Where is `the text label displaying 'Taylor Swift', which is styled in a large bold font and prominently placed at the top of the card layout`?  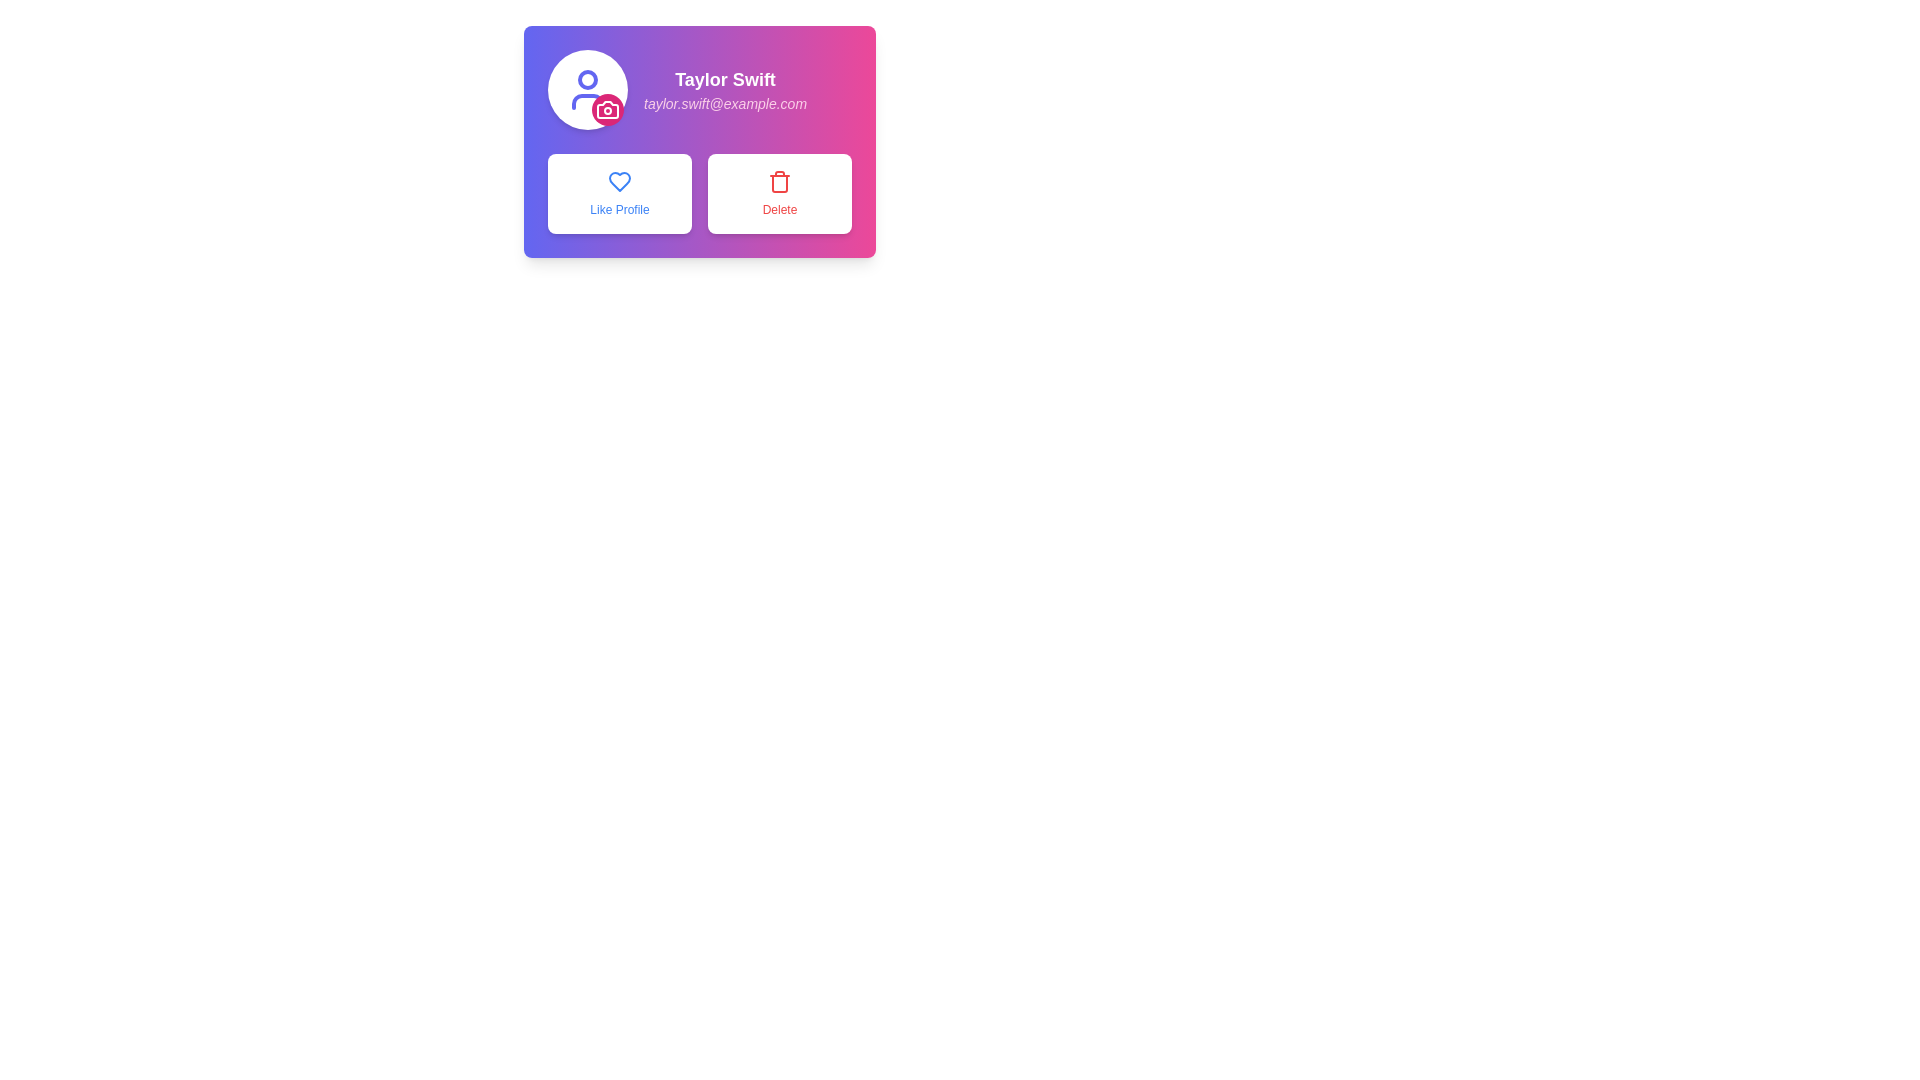
the text label displaying 'Taylor Swift', which is styled in a large bold font and prominently placed at the top of the card layout is located at coordinates (724, 79).